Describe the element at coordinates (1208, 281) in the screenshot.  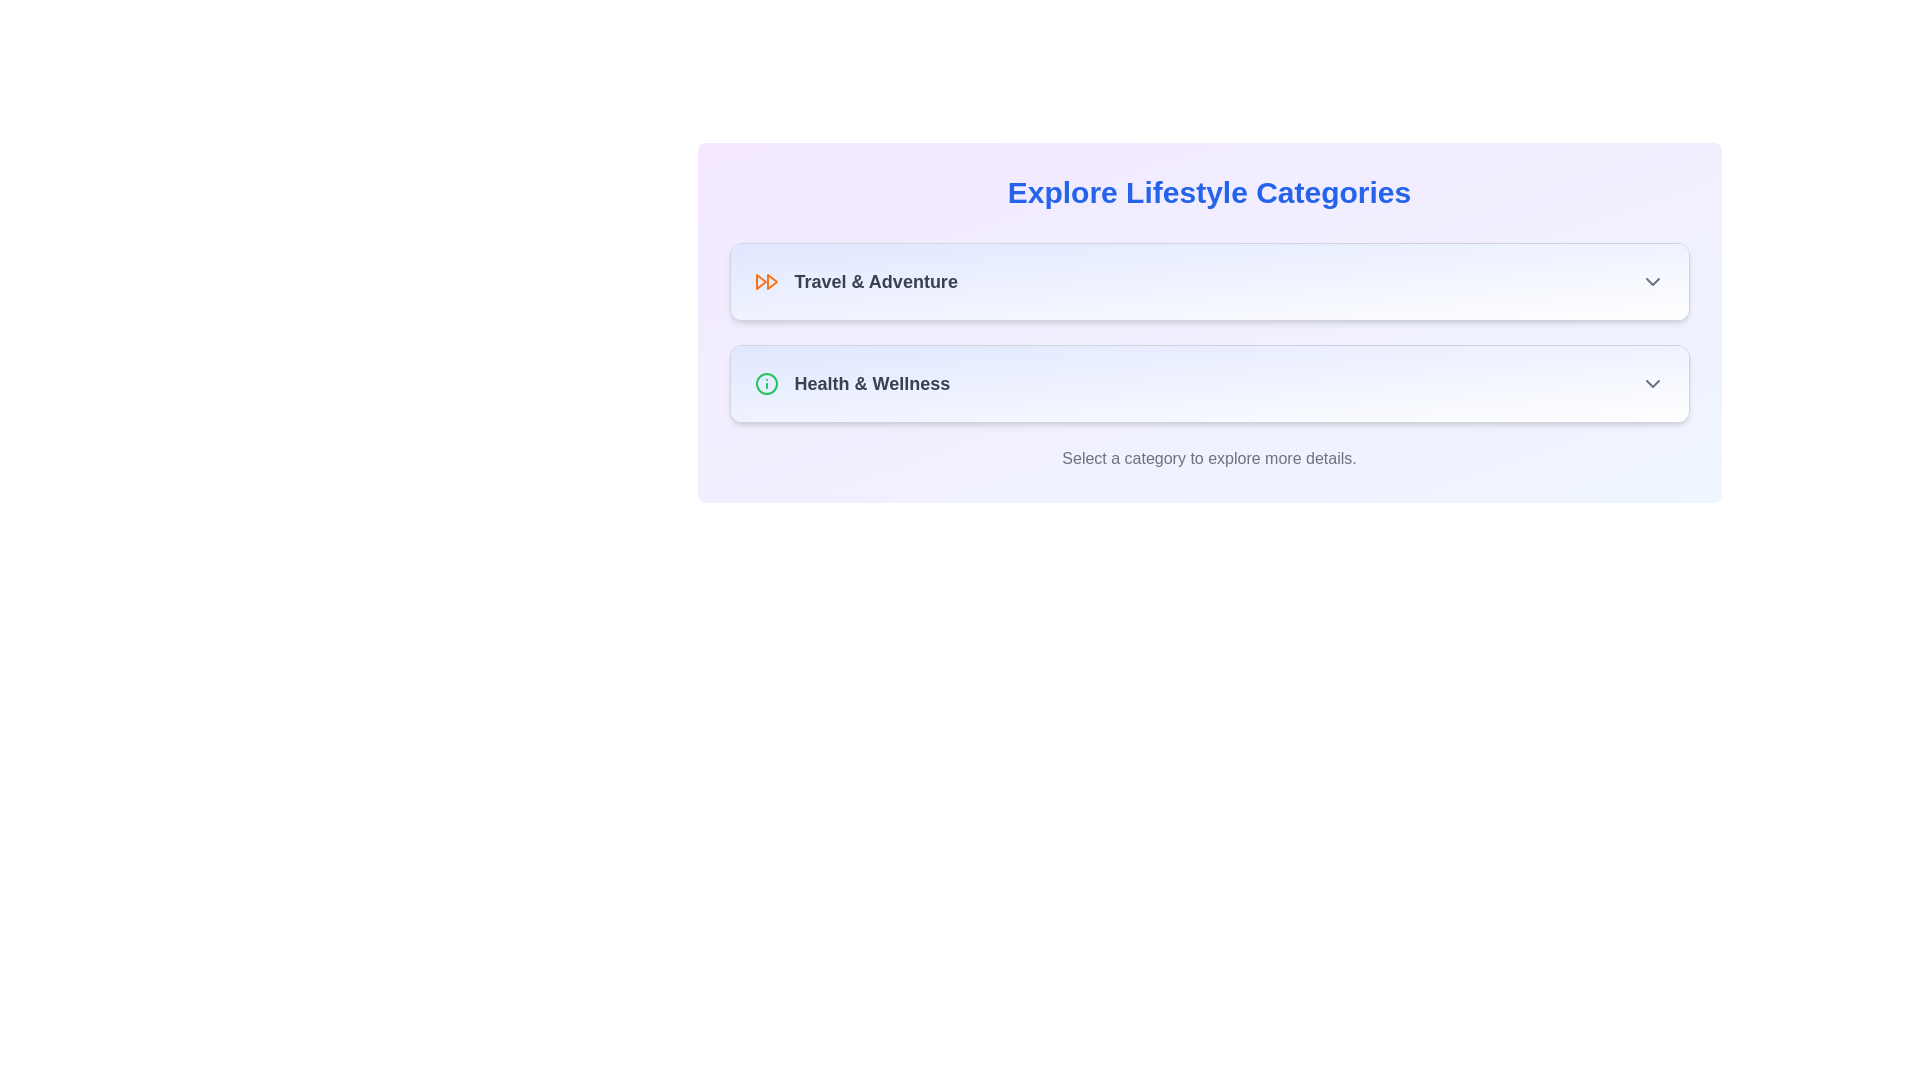
I see `the 'Travel & Adventure' category selector button` at that location.